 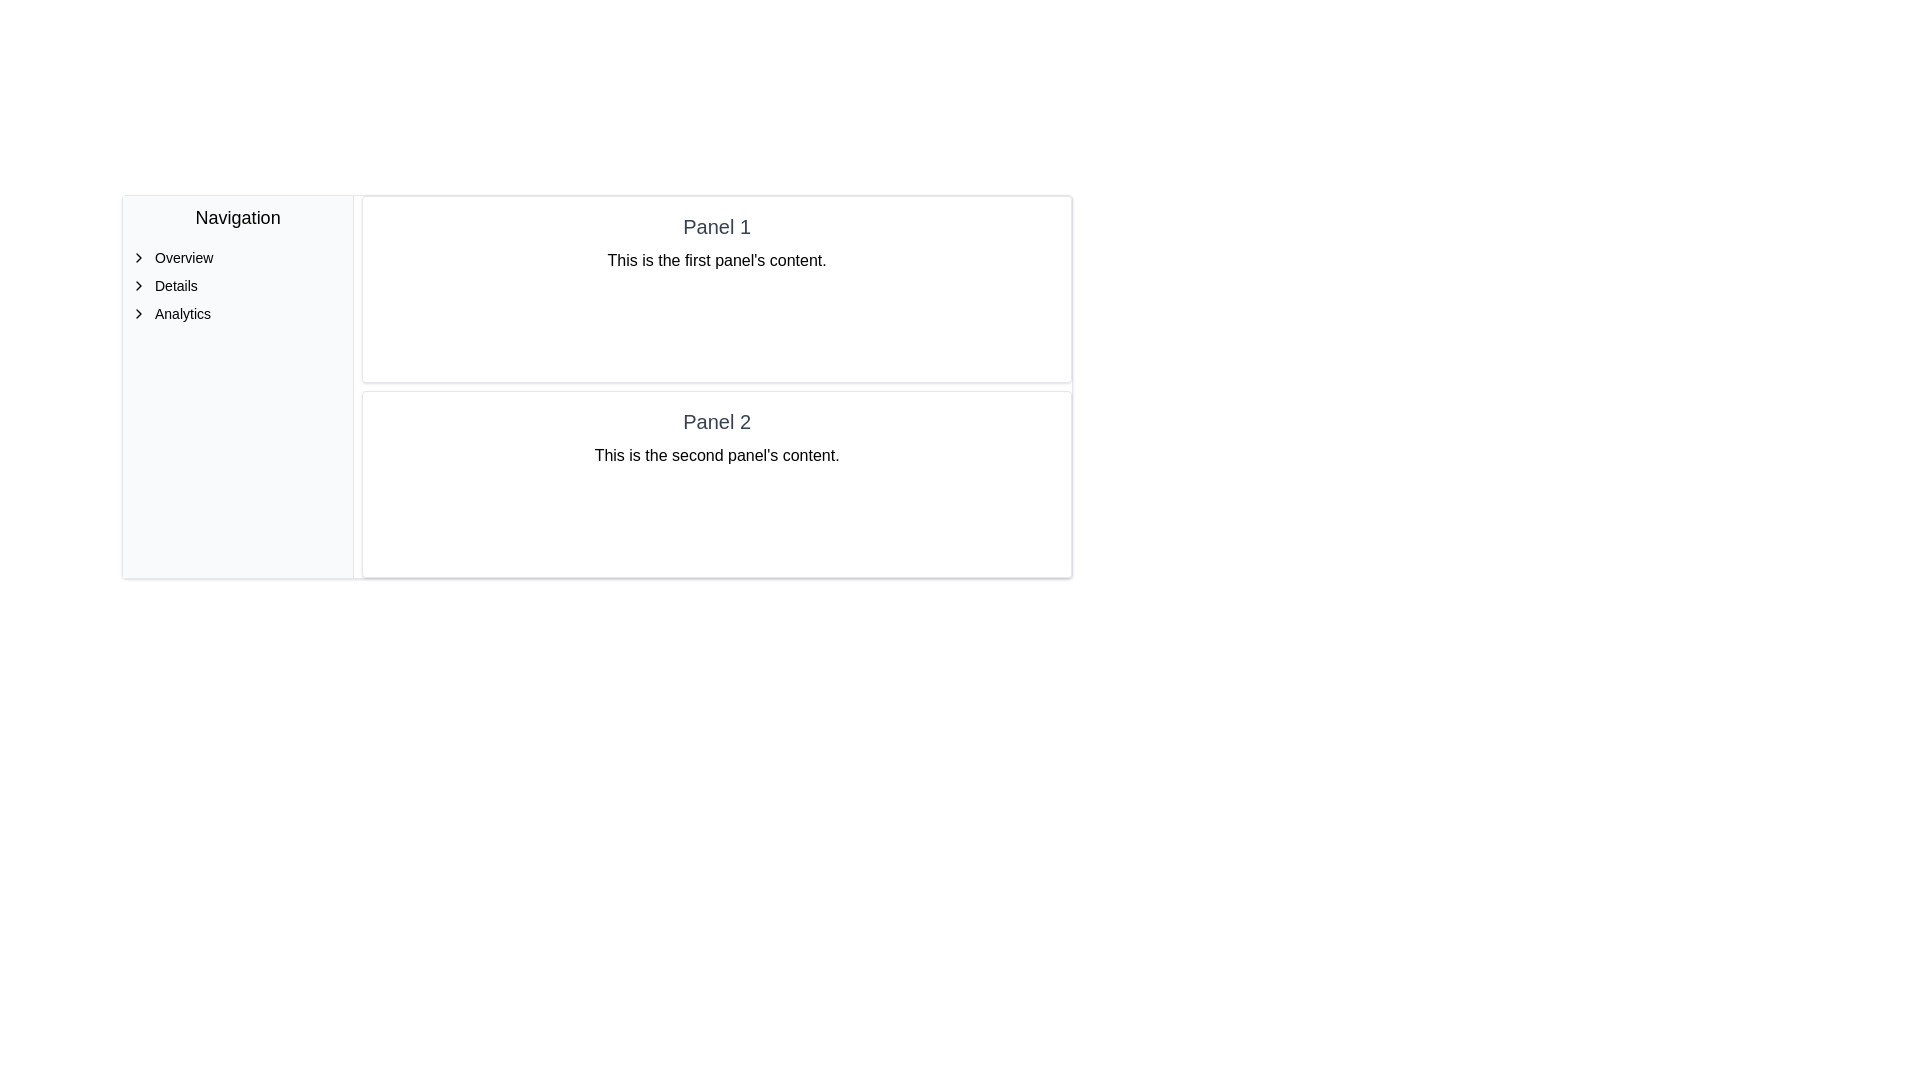 What do you see at coordinates (717, 455) in the screenshot?
I see `the Static Text displaying the message 'This is the second panel's content.' located below the title 'Panel 2' in the second content panel` at bounding box center [717, 455].